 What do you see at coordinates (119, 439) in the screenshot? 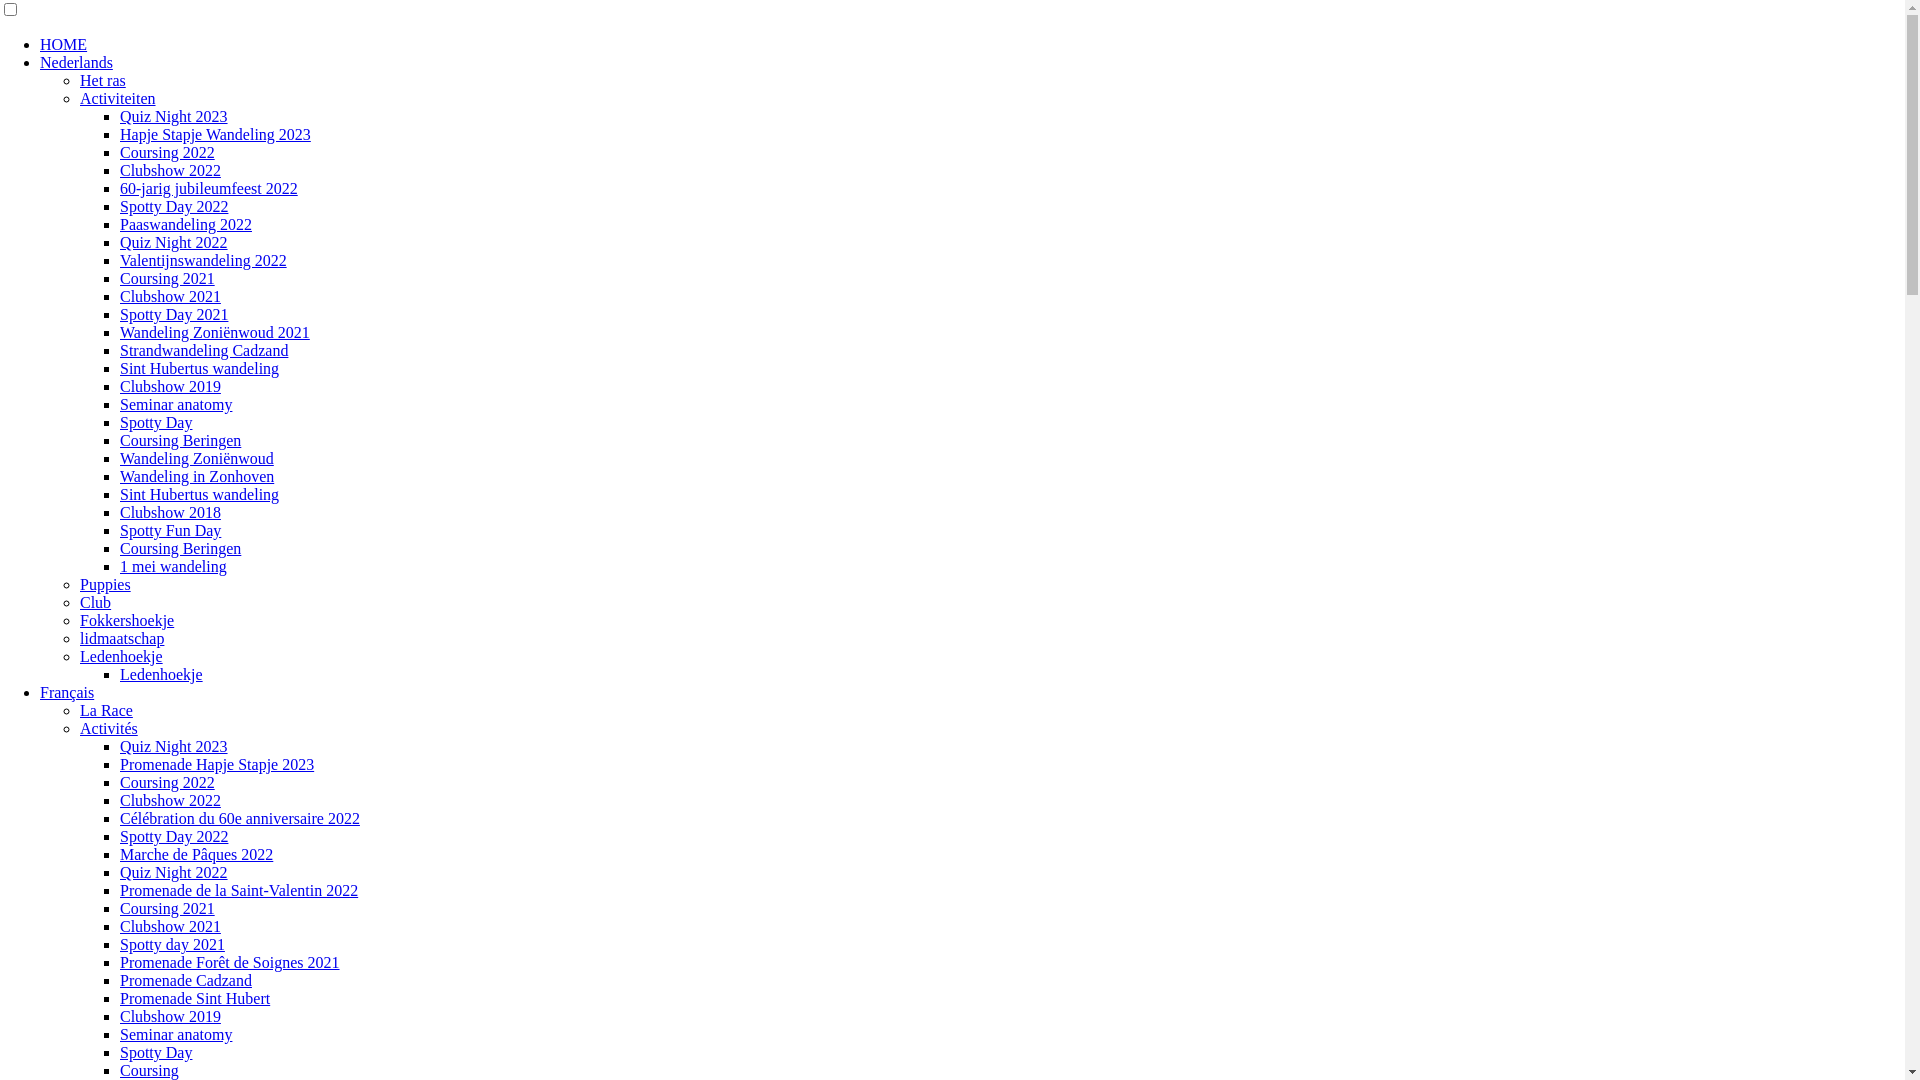
I see `'Coursing Beringen'` at bounding box center [119, 439].